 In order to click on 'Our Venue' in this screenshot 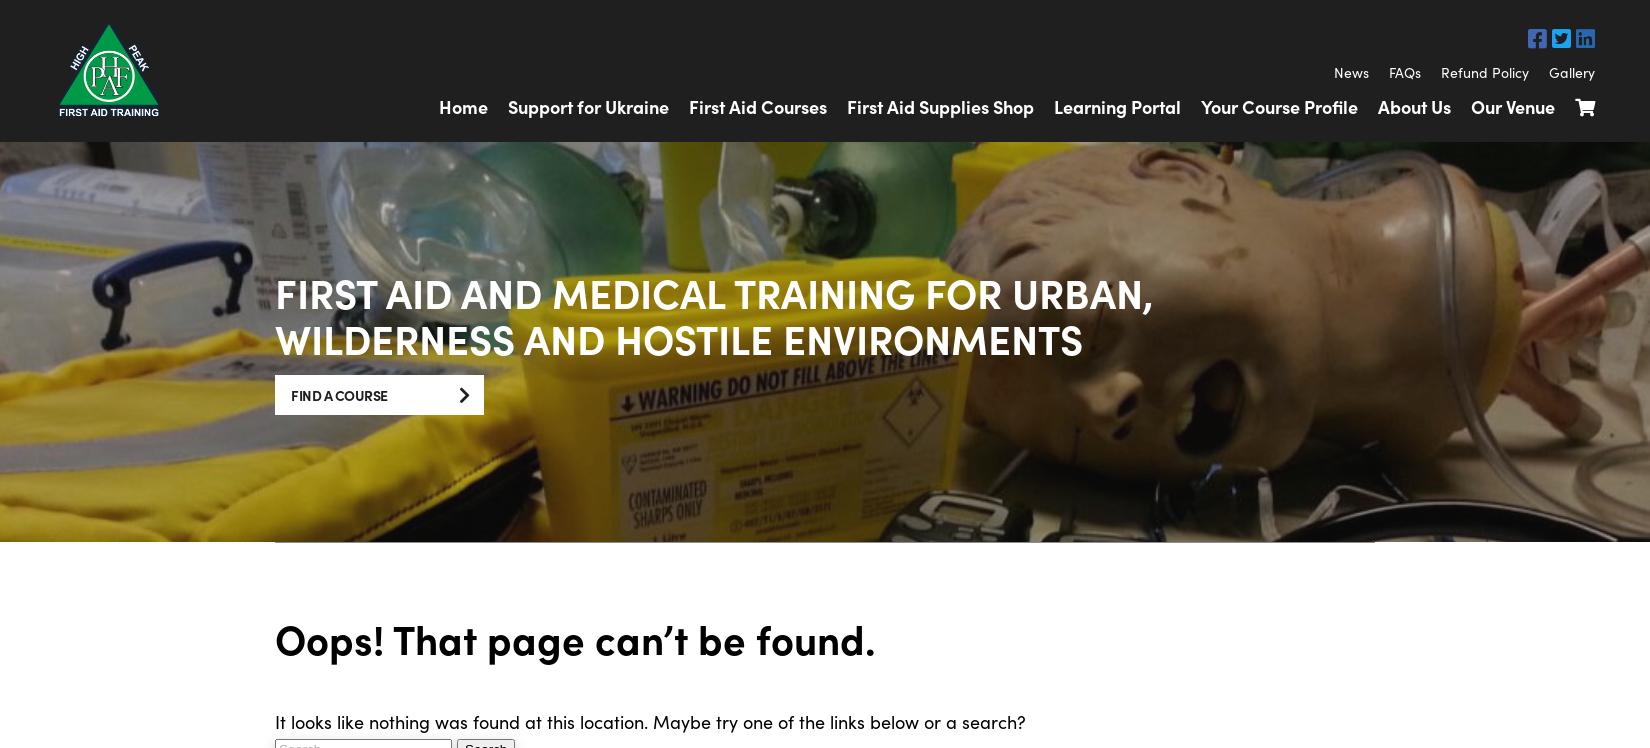, I will do `click(1469, 105)`.